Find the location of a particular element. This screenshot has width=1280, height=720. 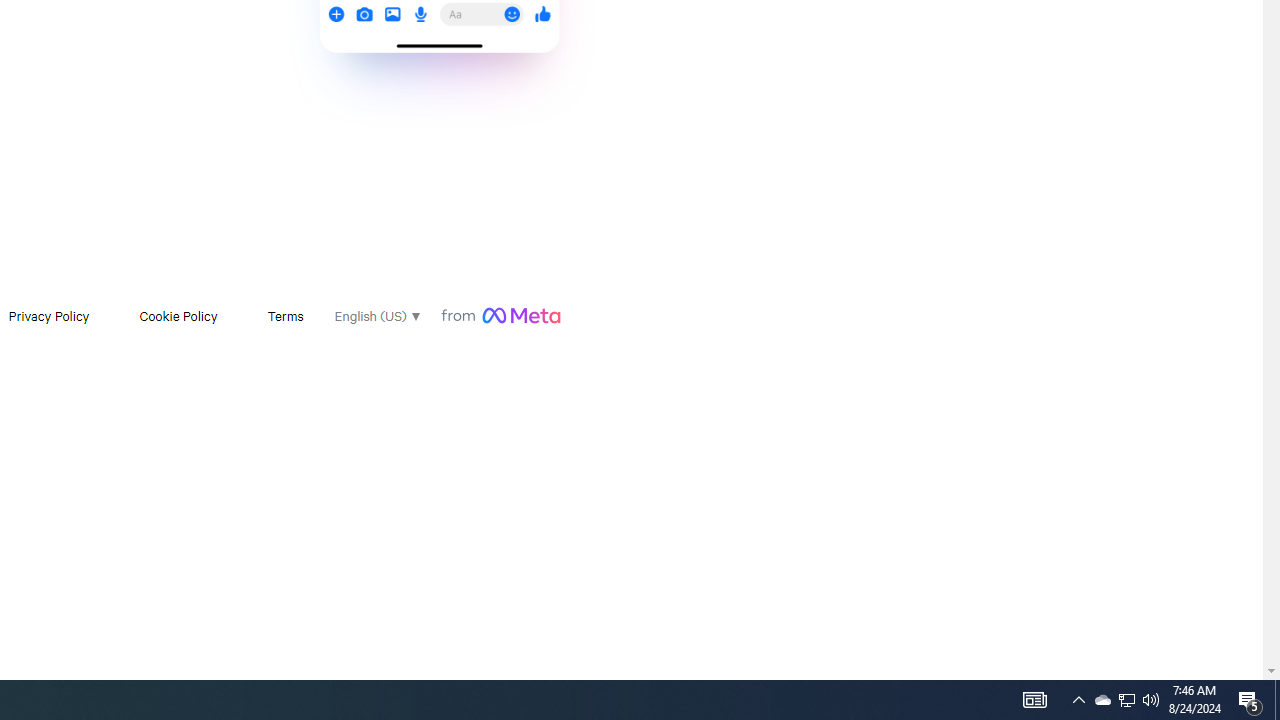

'English (US)' is located at coordinates (376, 315).